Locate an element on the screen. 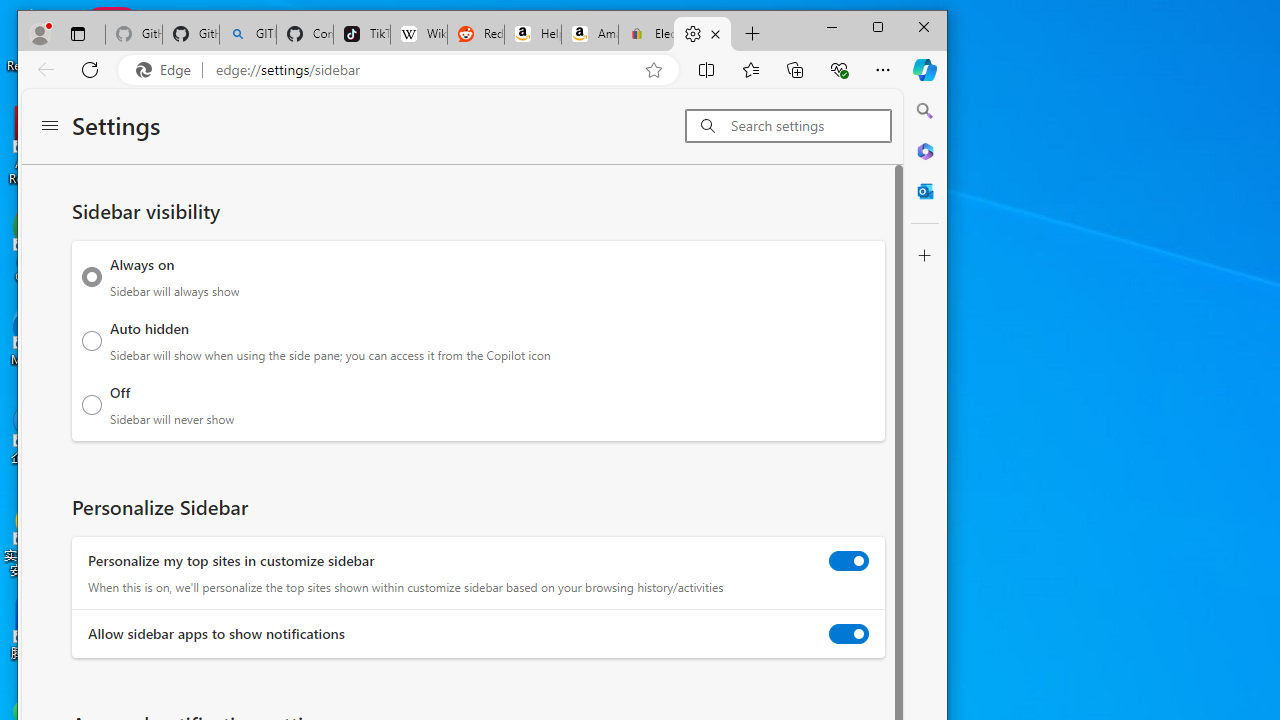 The image size is (1280, 720). 'Off Sidebar will never show' is located at coordinates (91, 405).